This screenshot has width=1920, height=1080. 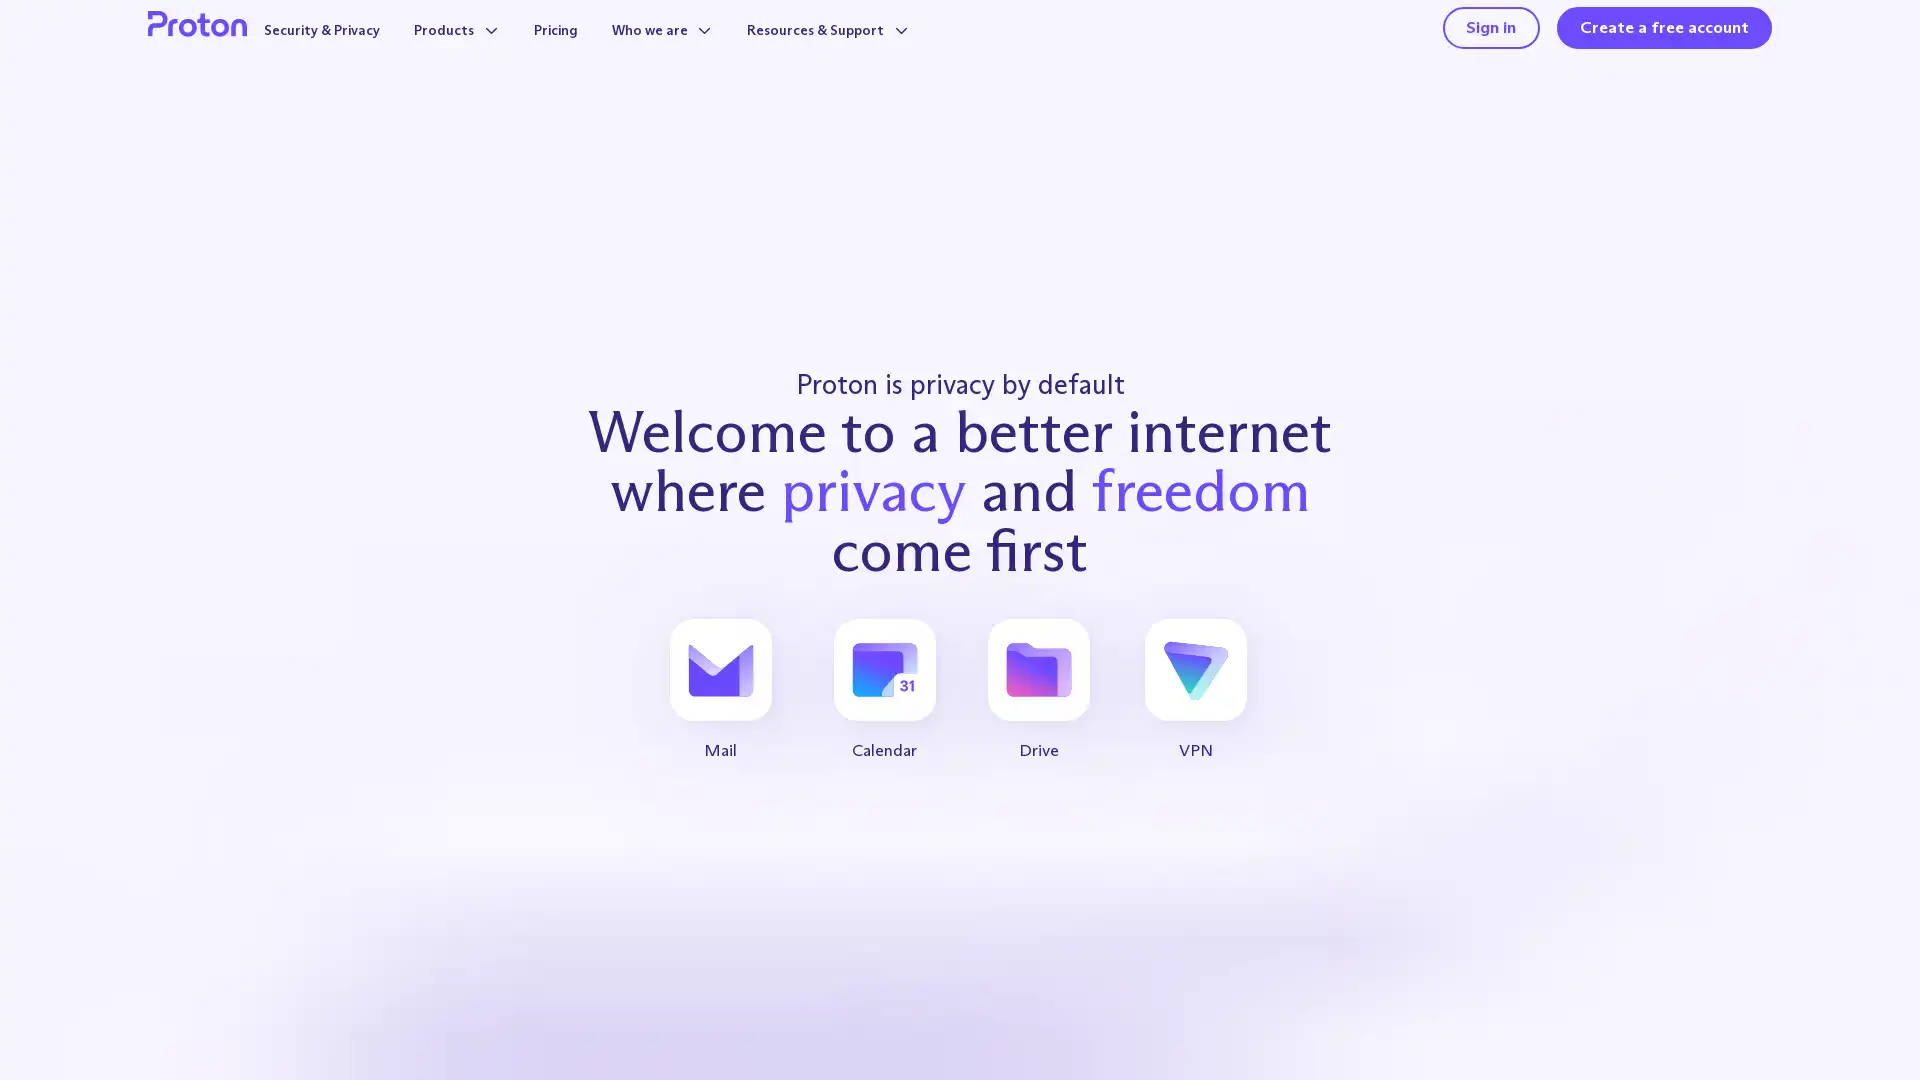 I want to click on Who we are, so click(x=679, y=51).